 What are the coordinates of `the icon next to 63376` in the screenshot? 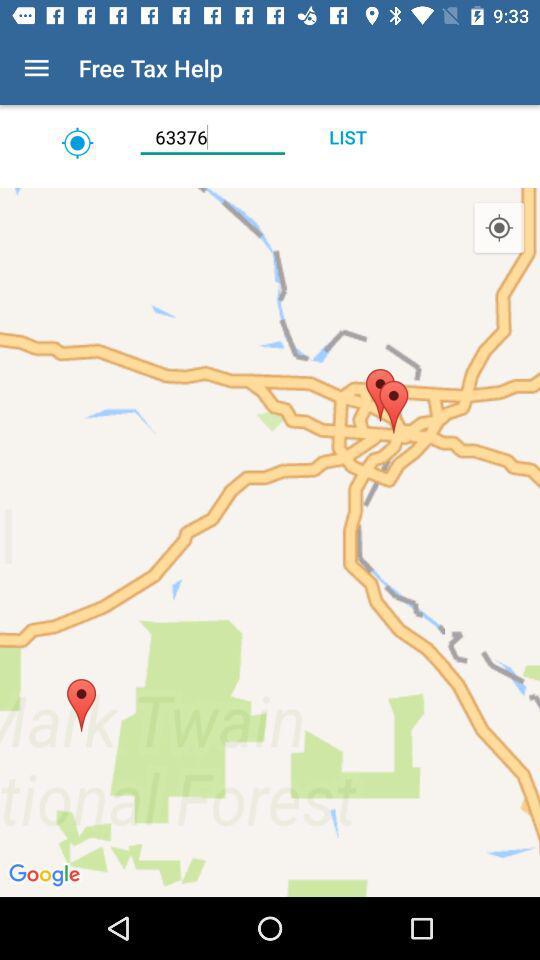 It's located at (346, 136).